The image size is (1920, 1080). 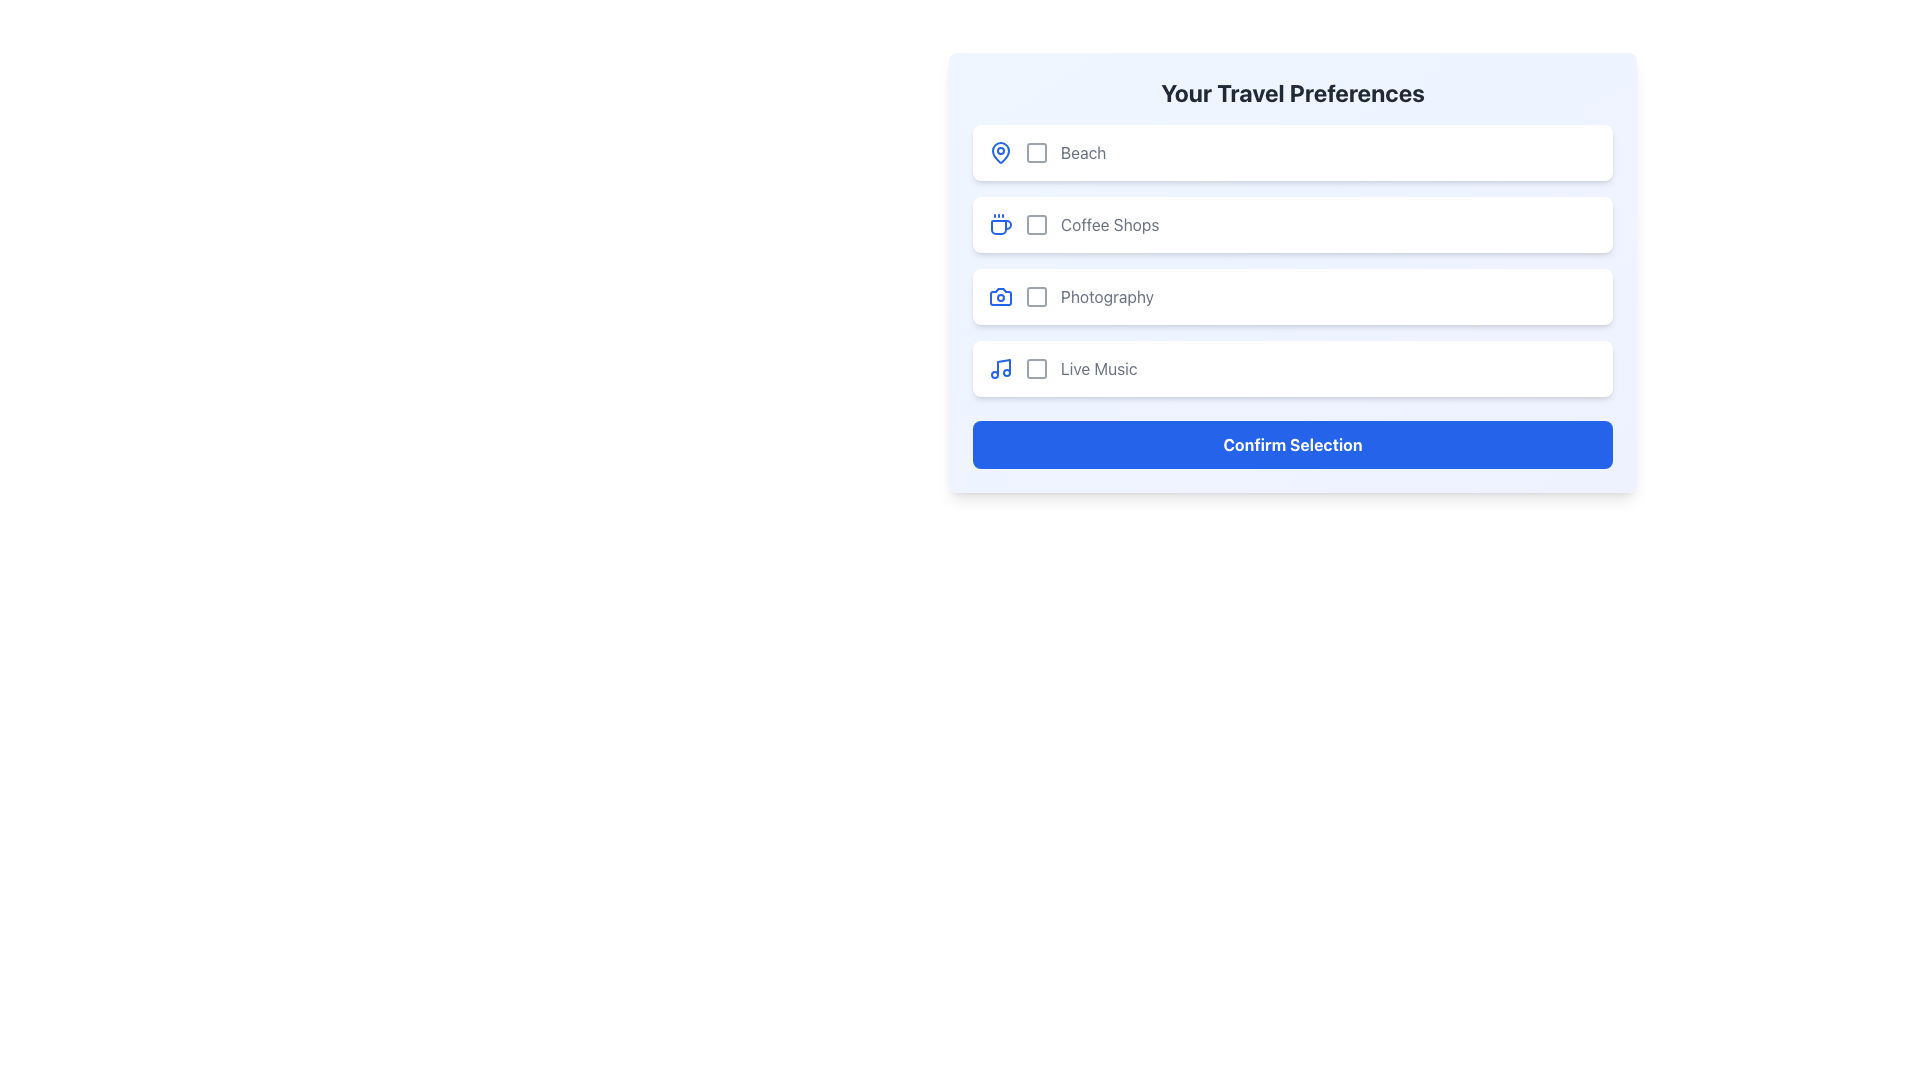 I want to click on the selectable list item for 'Photography' in the travel preferences list to access additional functionality, so click(x=1292, y=297).